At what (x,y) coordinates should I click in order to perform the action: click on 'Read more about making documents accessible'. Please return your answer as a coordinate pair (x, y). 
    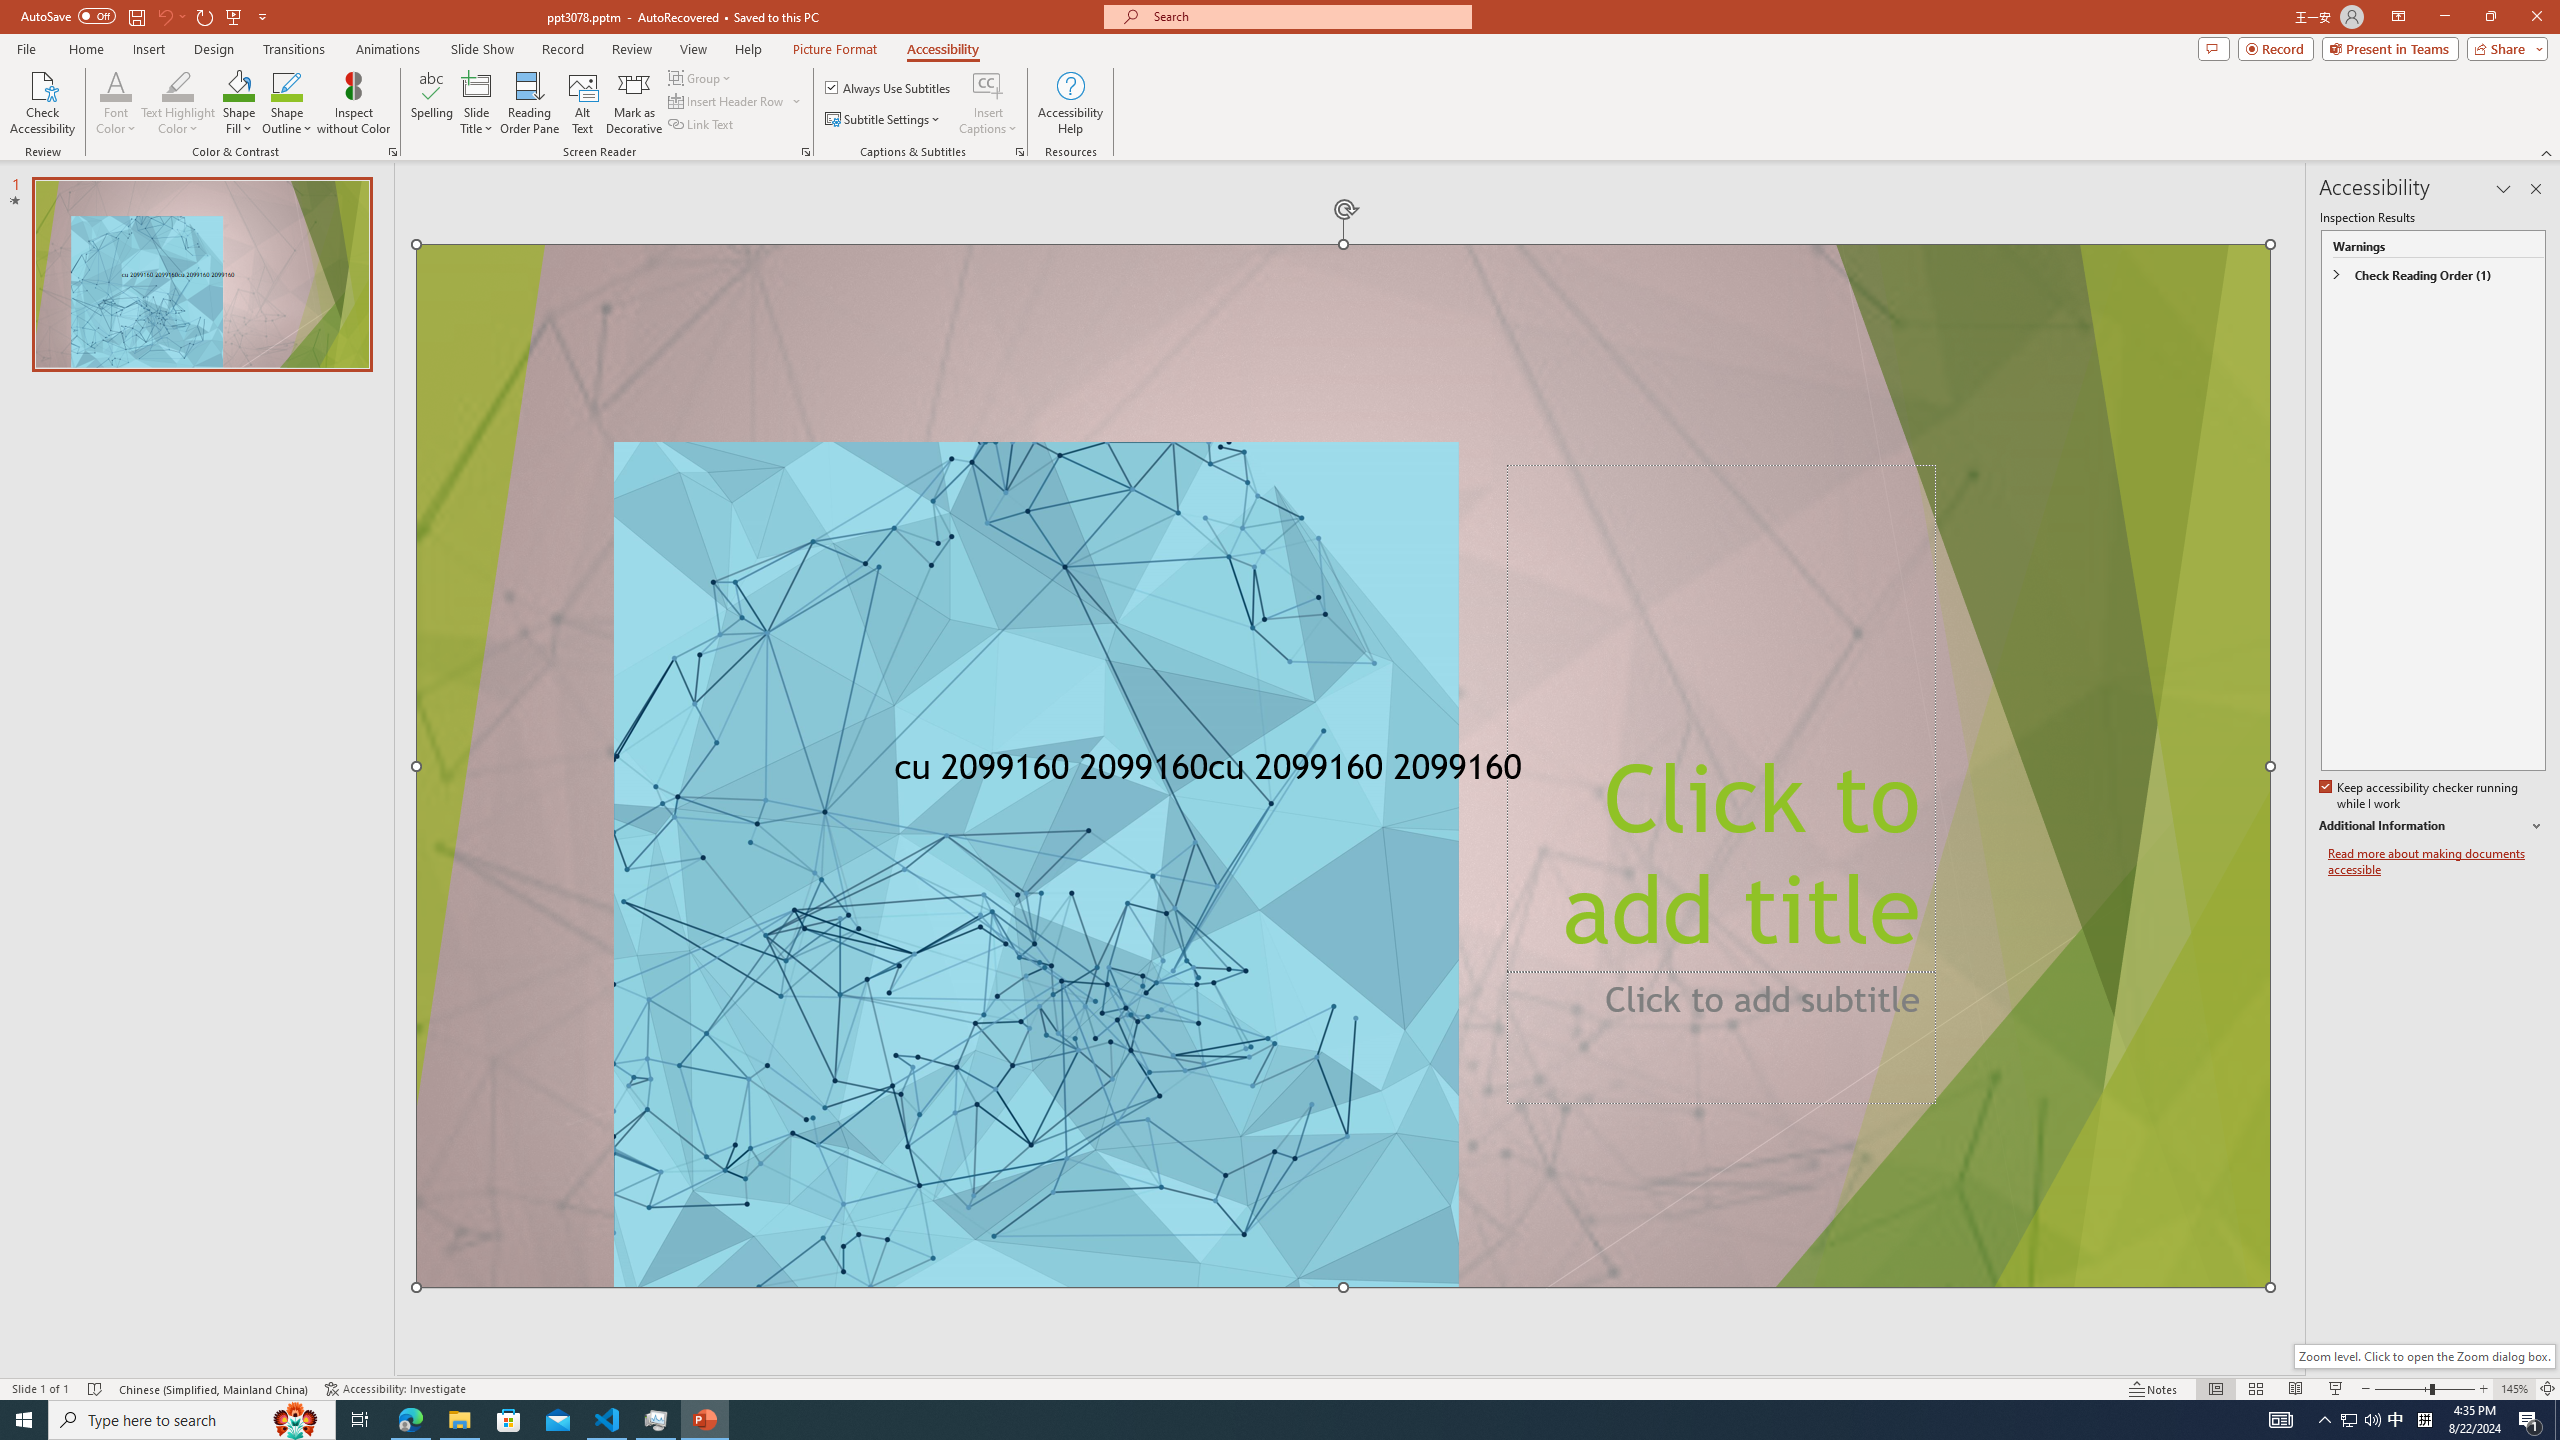
    Looking at the image, I should click on (2437, 861).